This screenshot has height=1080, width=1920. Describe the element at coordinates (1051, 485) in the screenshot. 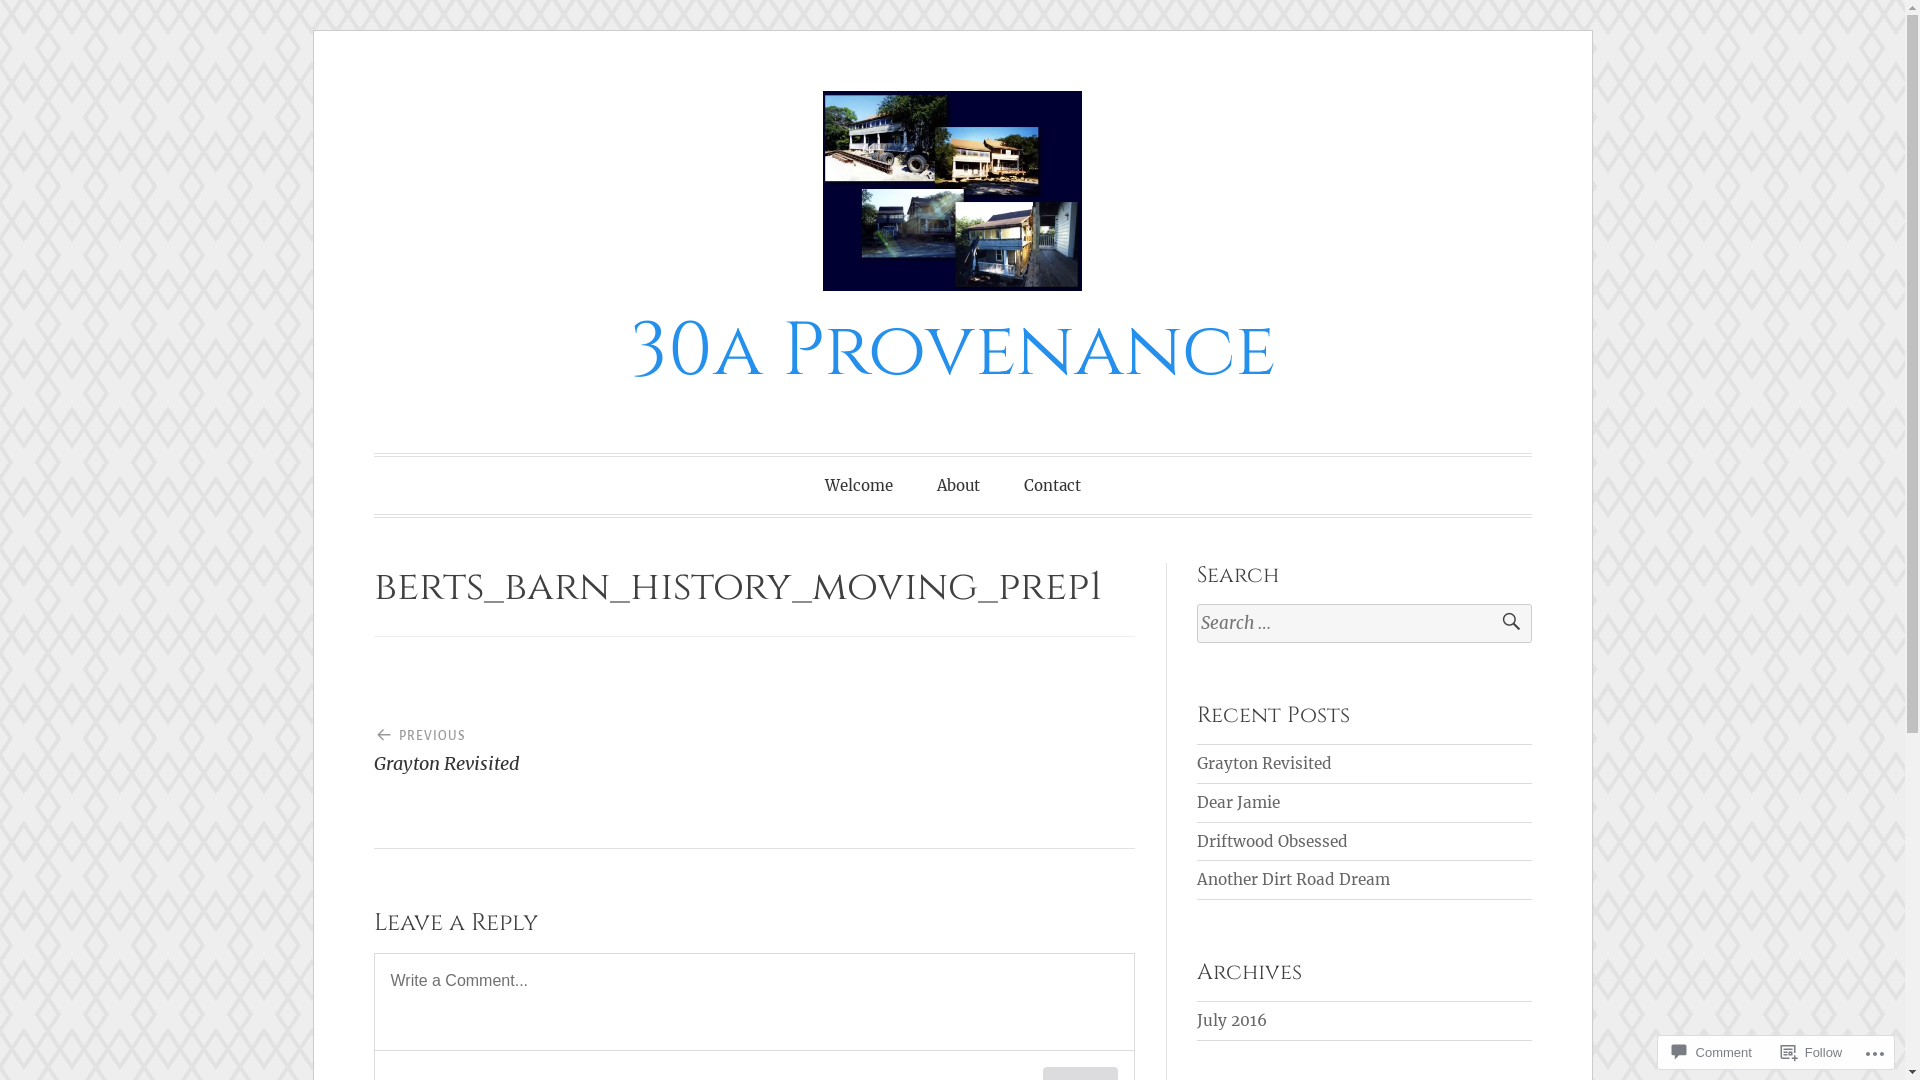

I see `'Contact'` at that location.